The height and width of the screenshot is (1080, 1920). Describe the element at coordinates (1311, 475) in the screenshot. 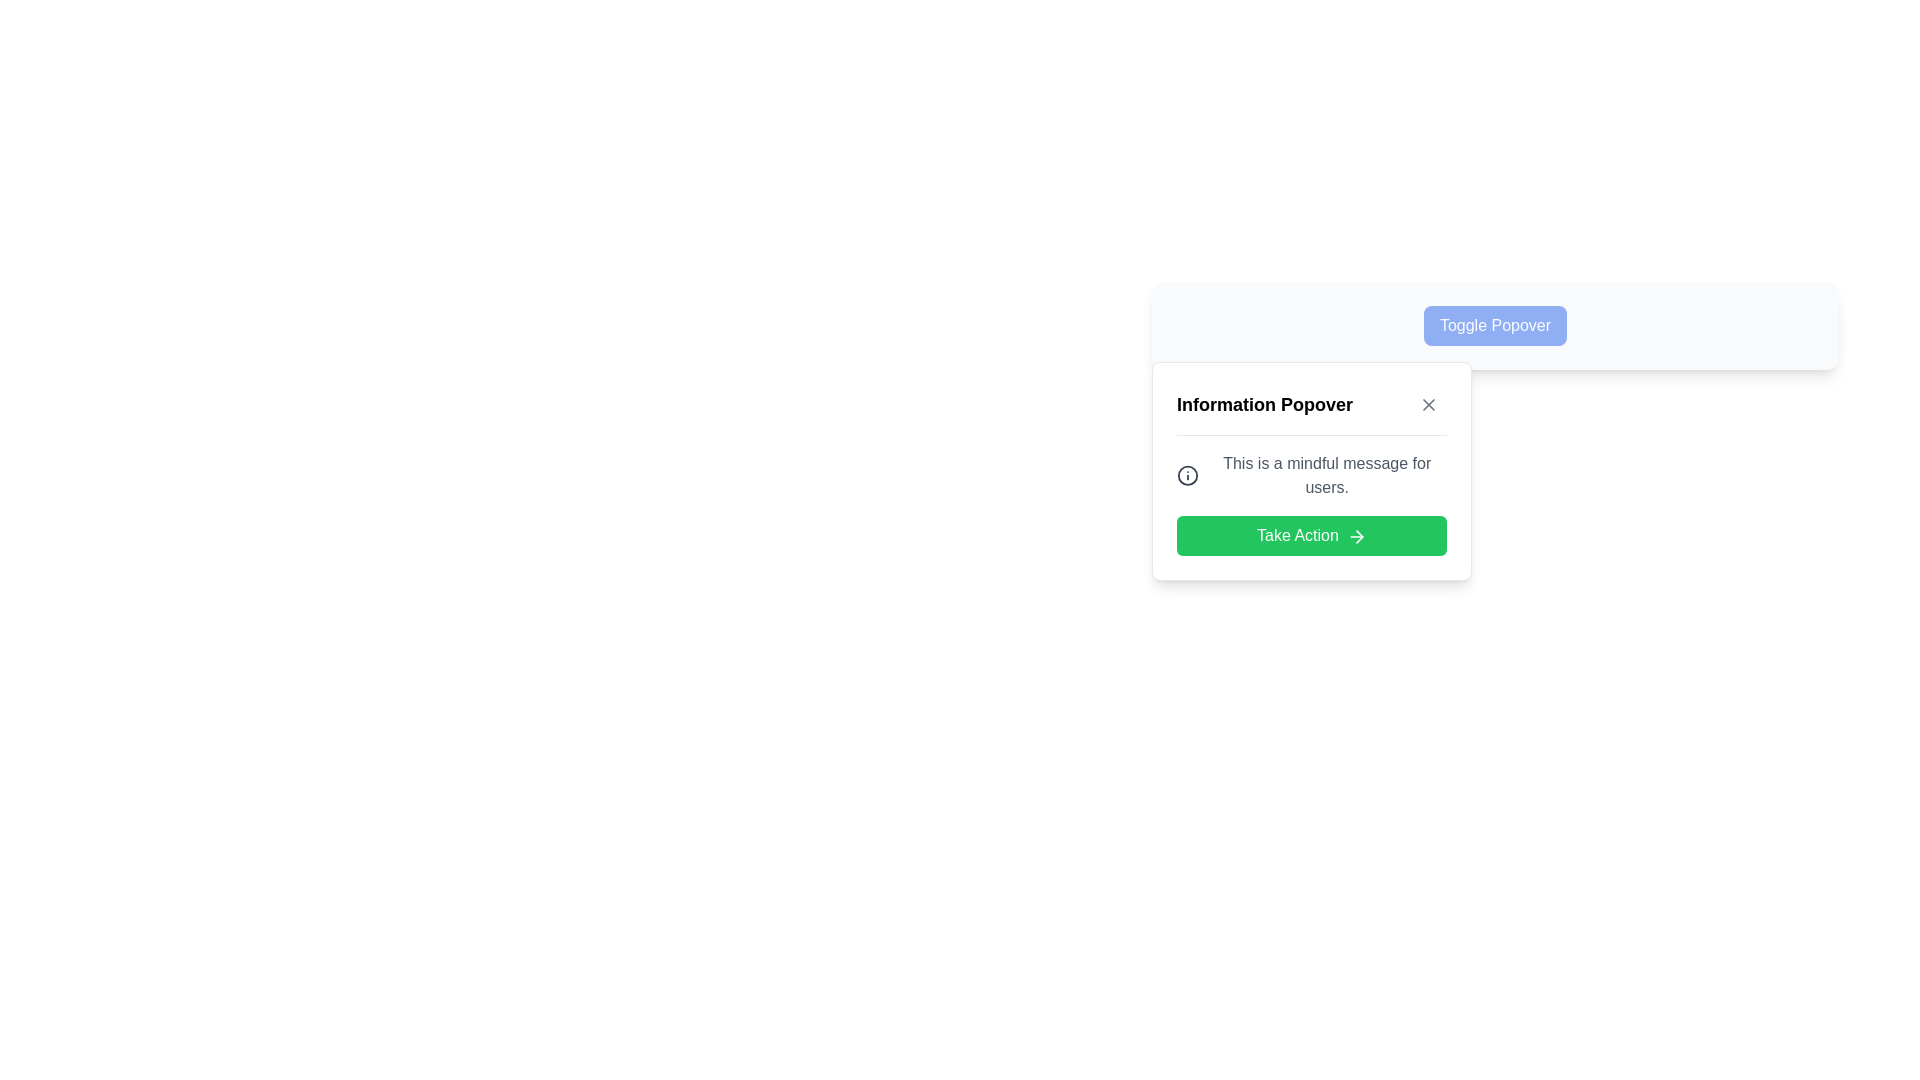

I see `the static informational text located in the 'Information Popover', positioned above the green 'Take Action' button` at that location.